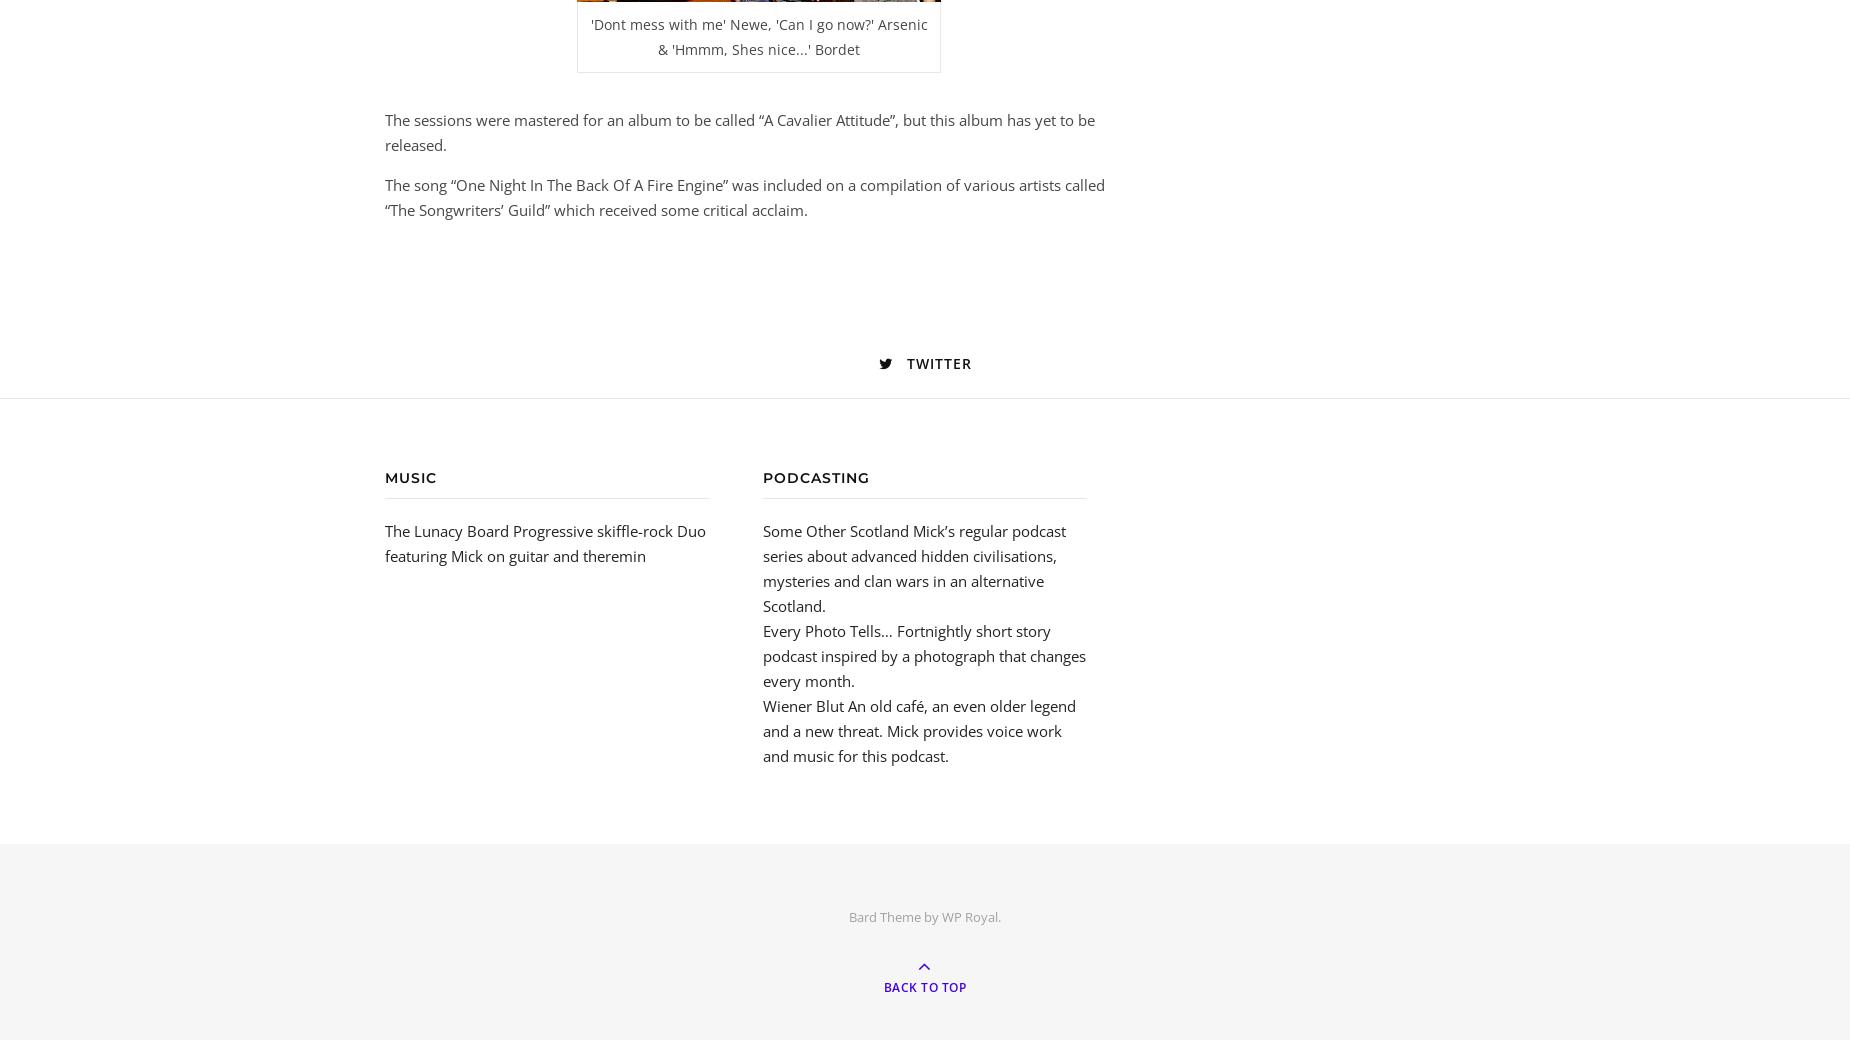 The image size is (1850, 1040). Describe the element at coordinates (816, 477) in the screenshot. I see `'Podcasting'` at that location.